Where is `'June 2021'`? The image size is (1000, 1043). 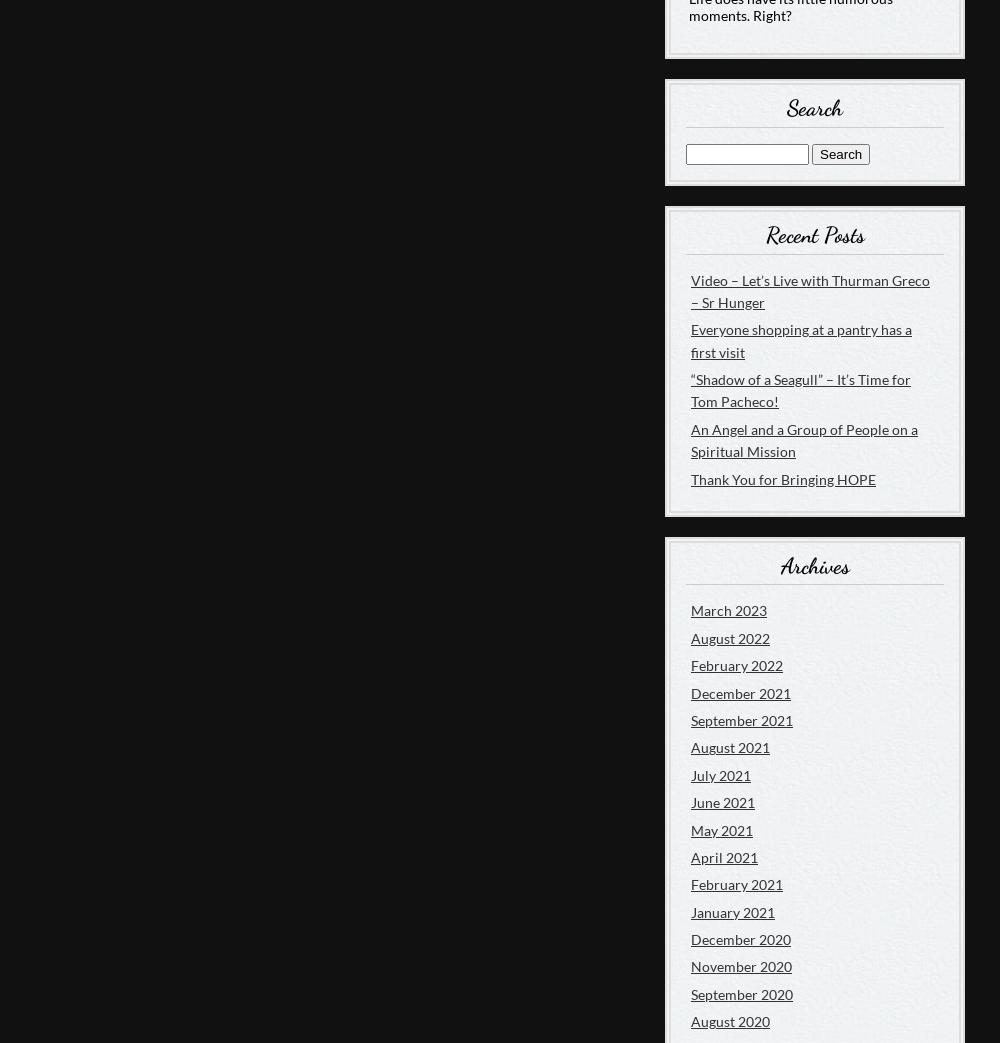
'June 2021' is located at coordinates (722, 801).